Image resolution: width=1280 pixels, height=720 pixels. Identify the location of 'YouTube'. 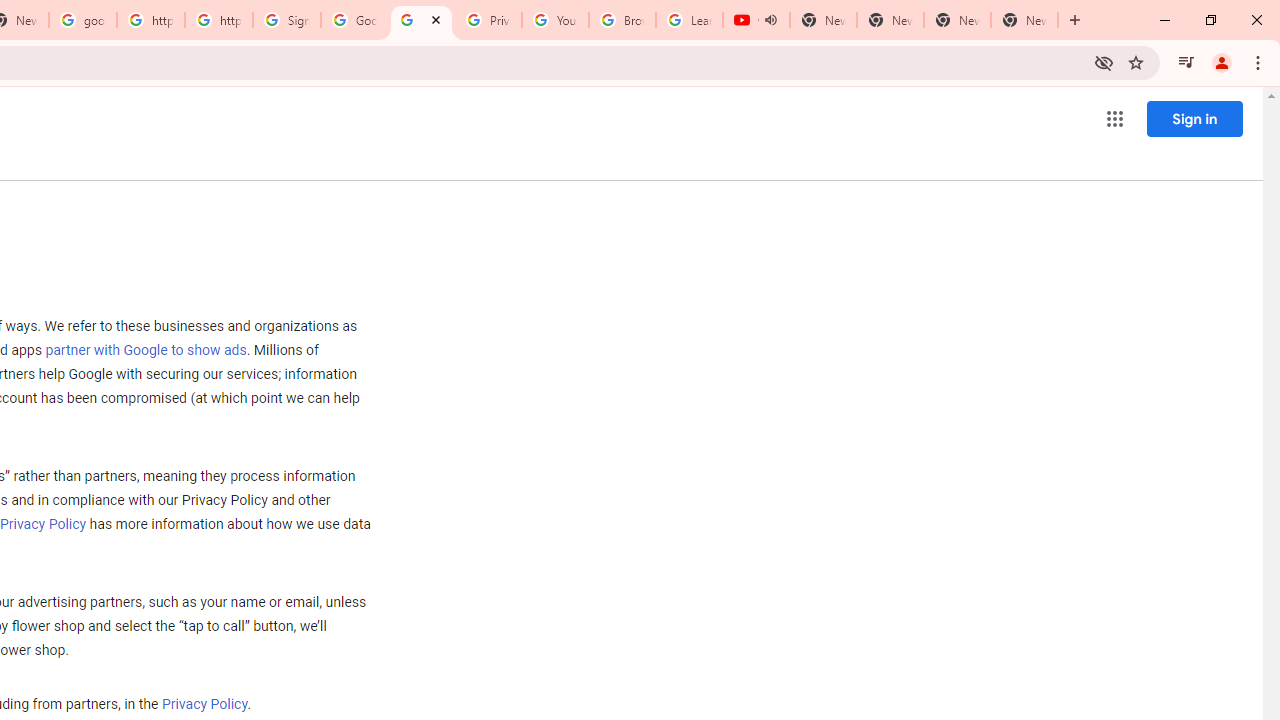
(555, 20).